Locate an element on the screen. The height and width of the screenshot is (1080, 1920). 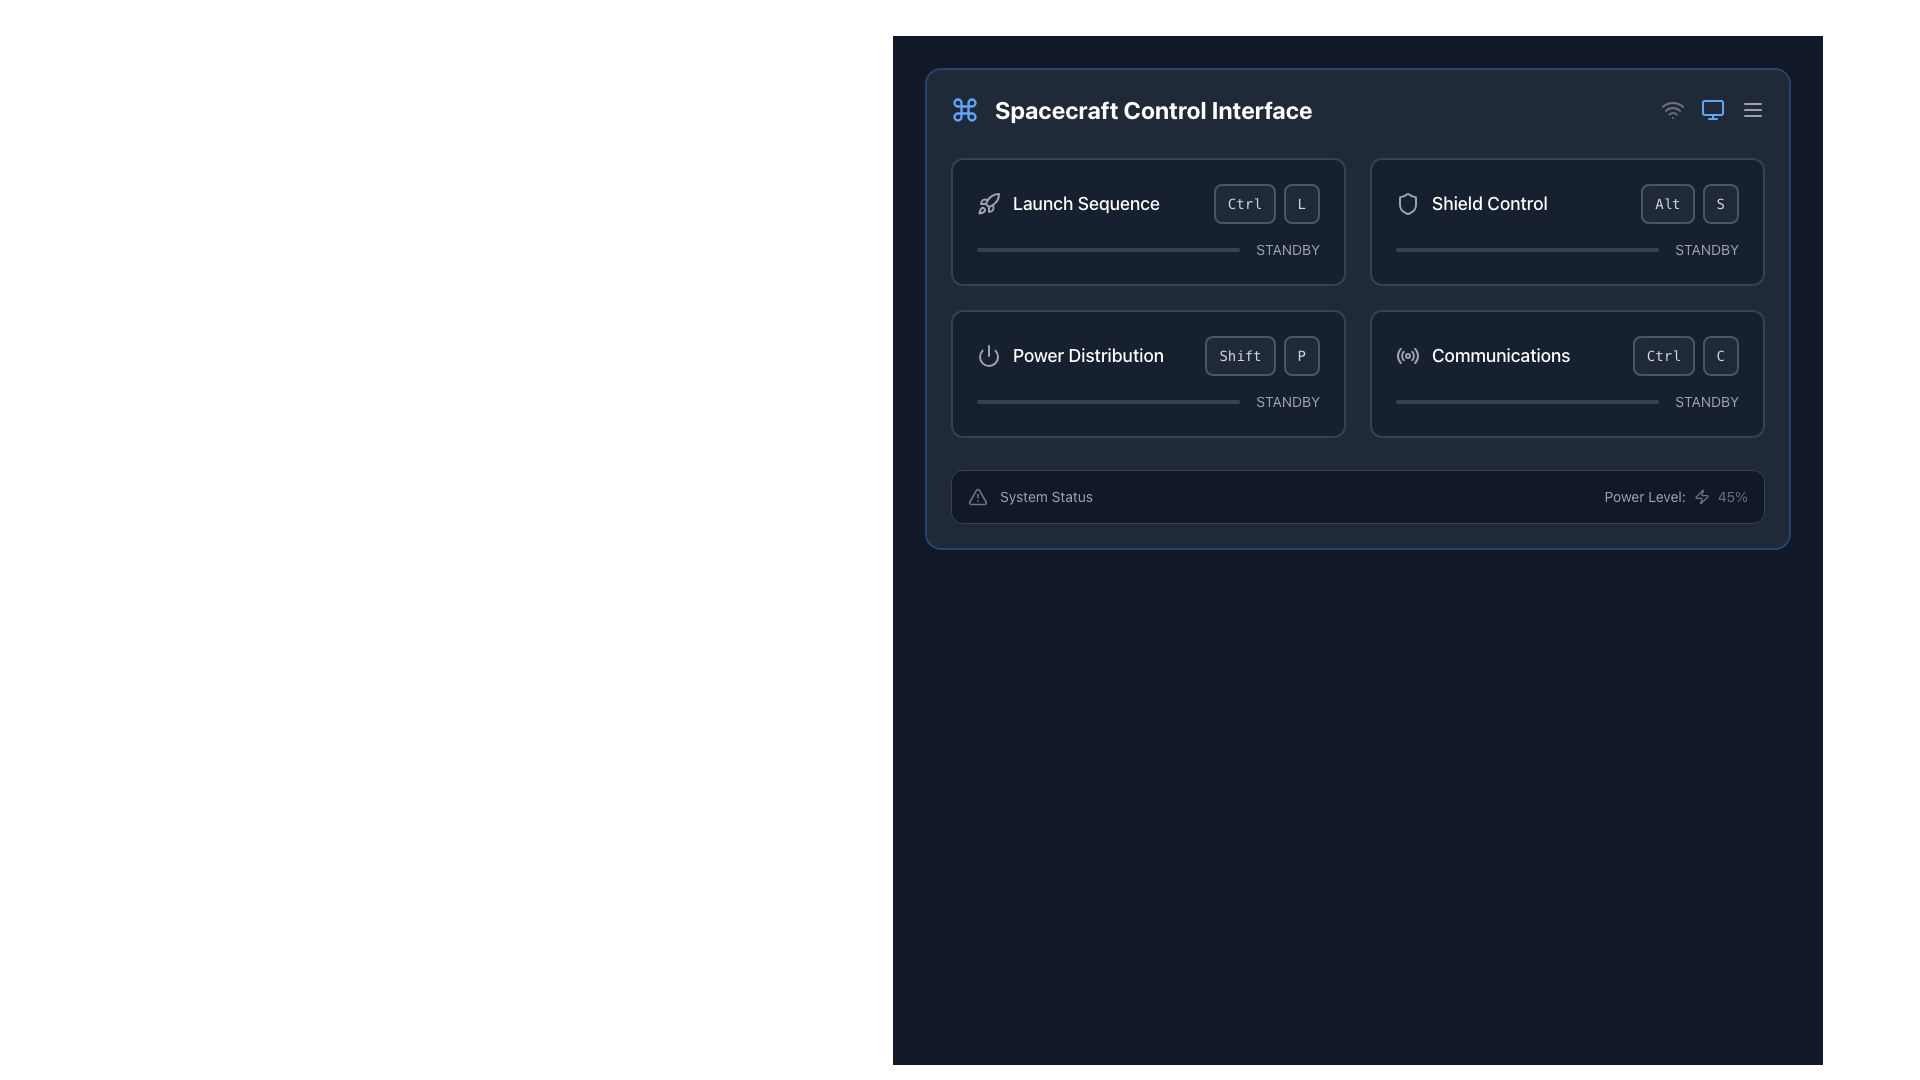
the Wi-Fi icon, which is the first icon in a group of three at the top-right corner of the interface, distinguished by its concentric arcs and small circle design is located at coordinates (1673, 110).